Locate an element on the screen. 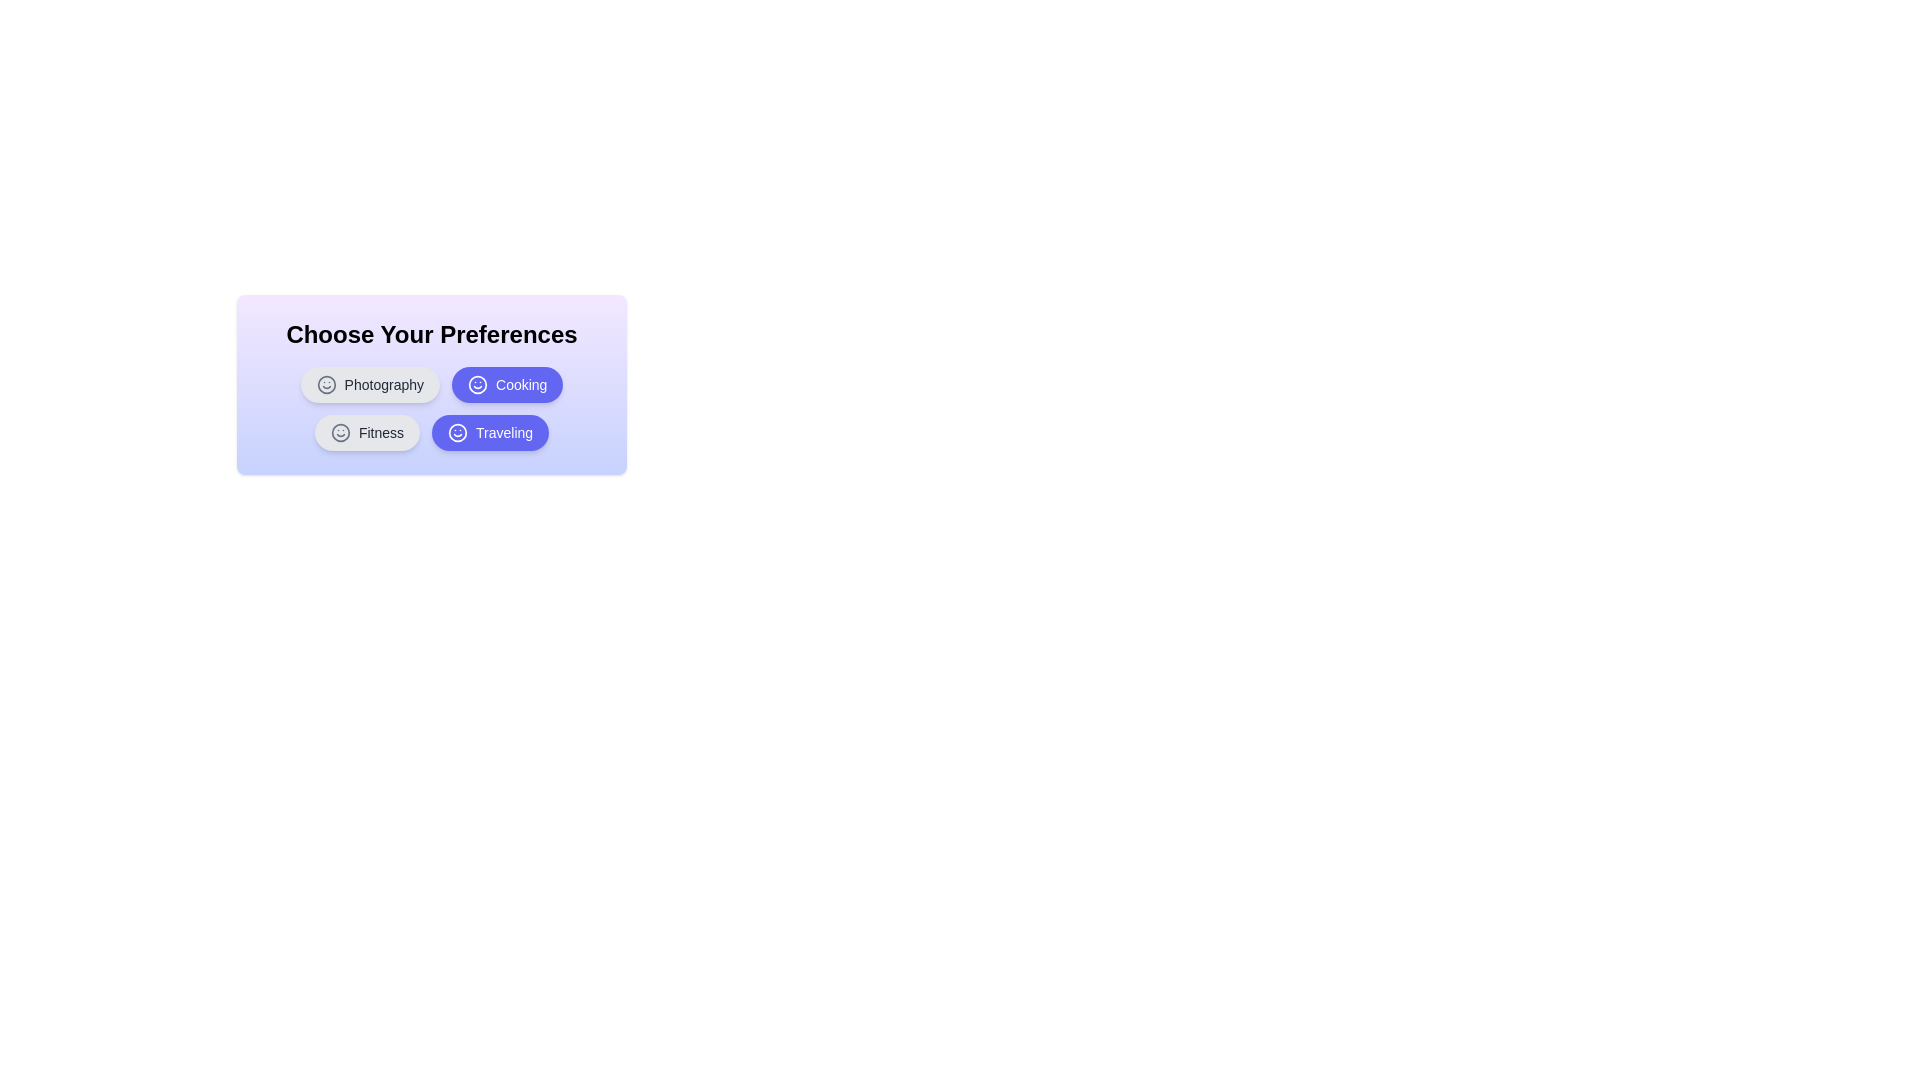  the chip labeled 'Traveling' is located at coordinates (490, 431).